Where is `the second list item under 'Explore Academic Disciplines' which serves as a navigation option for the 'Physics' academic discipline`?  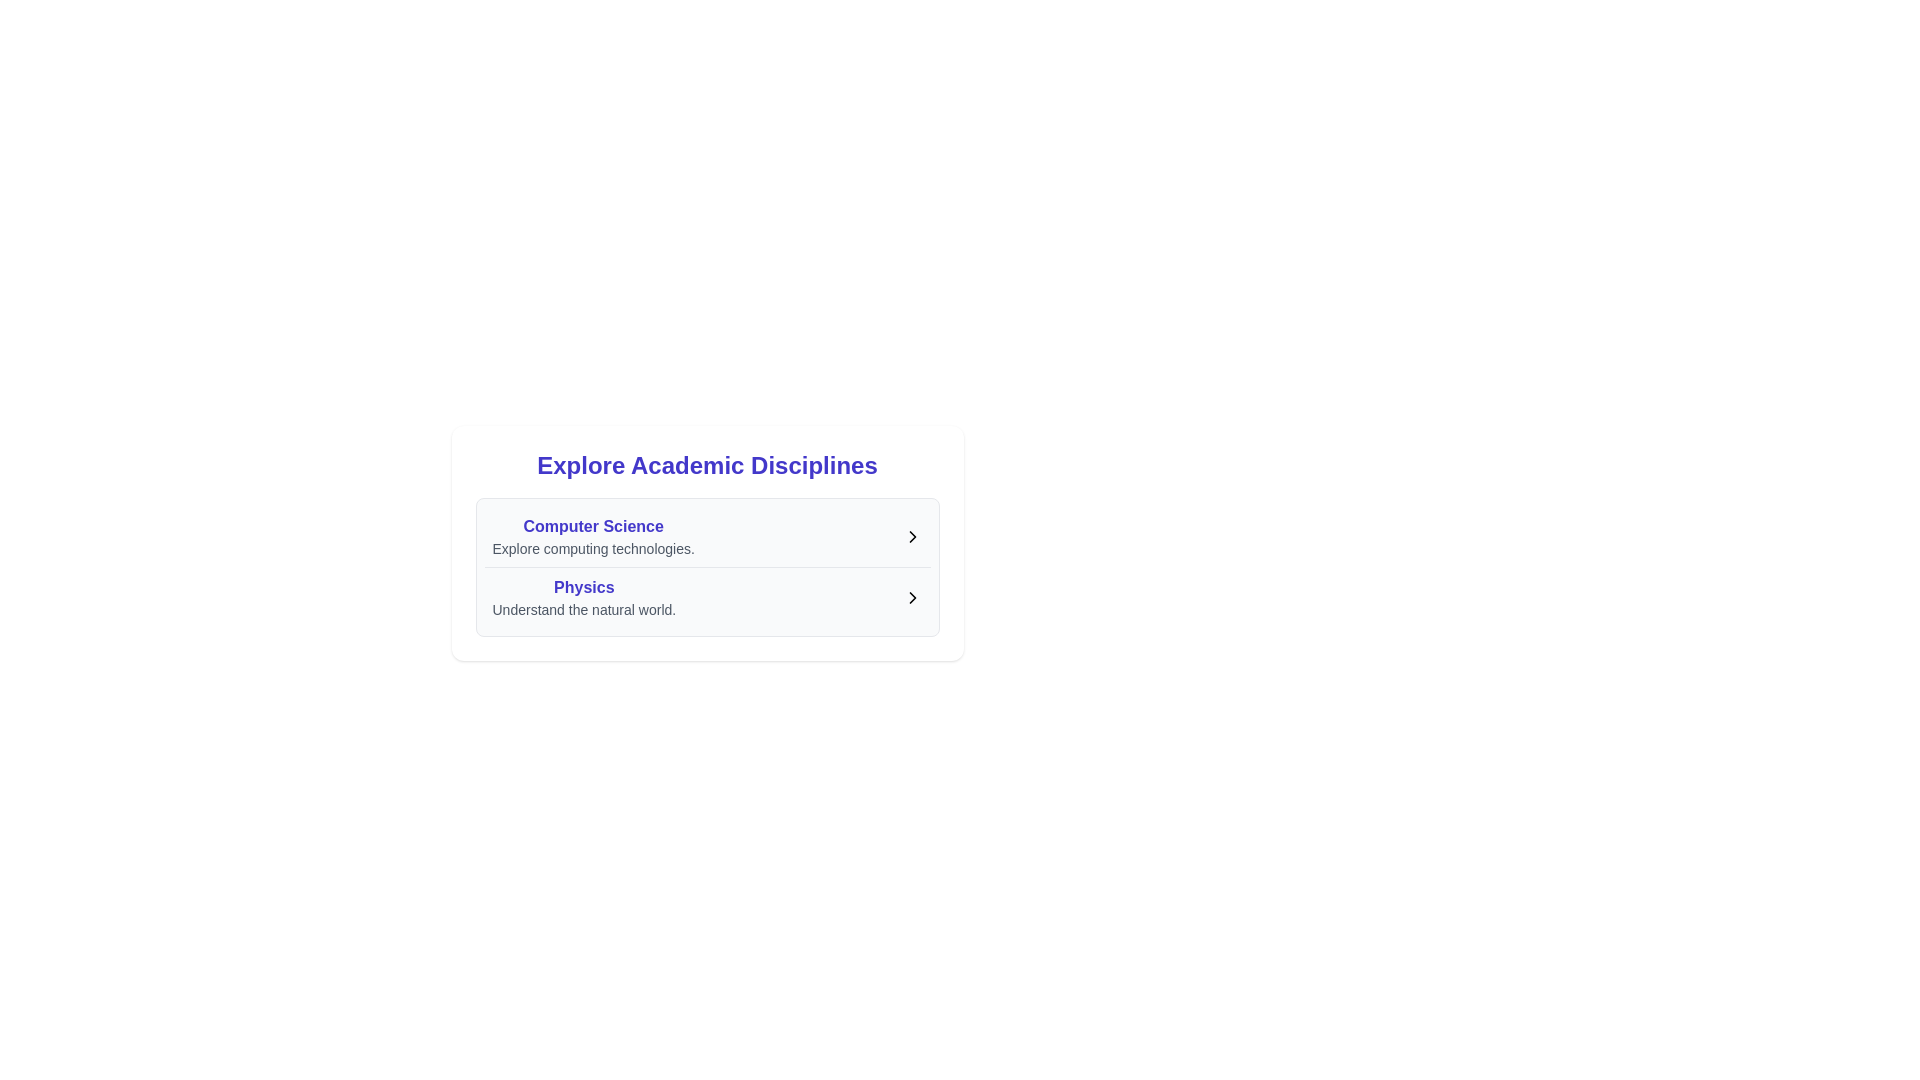
the second list item under 'Explore Academic Disciplines' which serves as a navigation option for the 'Physics' academic discipline is located at coordinates (707, 596).